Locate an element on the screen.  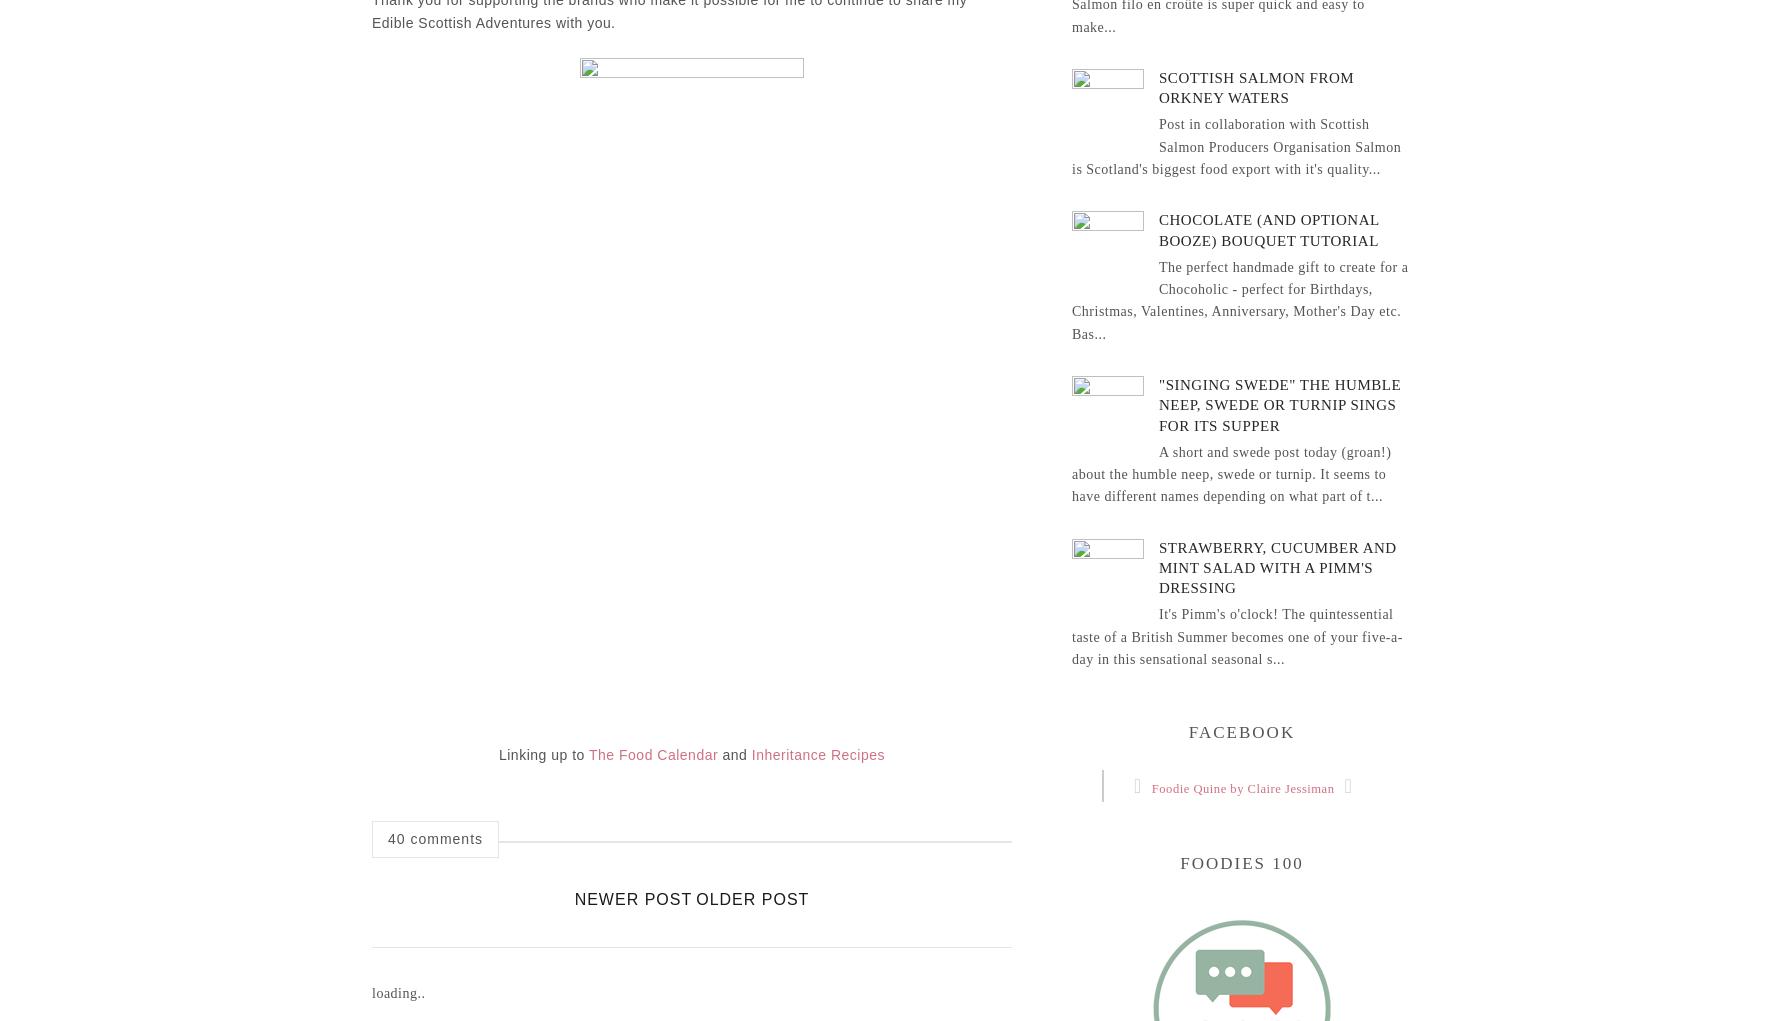
'Foodie Quine by Claire Jessiman' is located at coordinates (1241, 788).